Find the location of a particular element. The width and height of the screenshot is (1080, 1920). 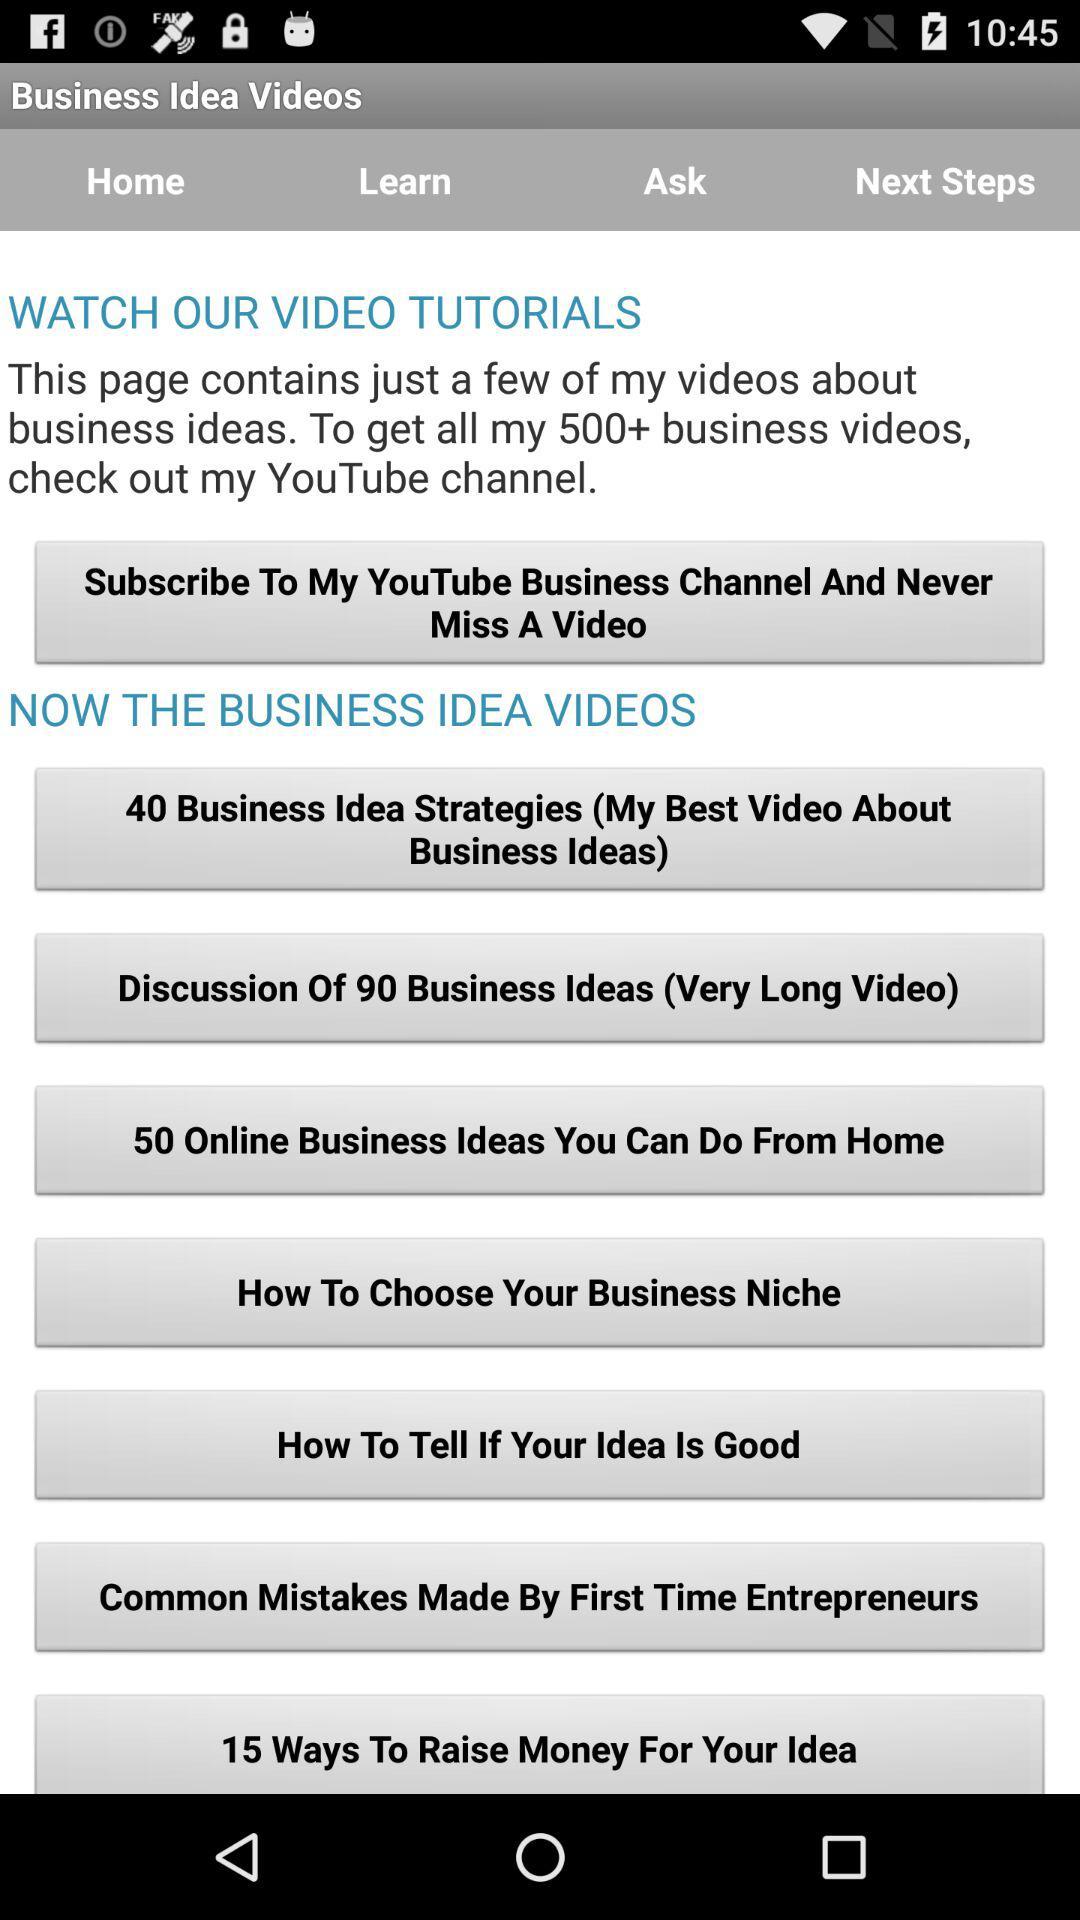

button to the left of the ask button is located at coordinates (405, 180).